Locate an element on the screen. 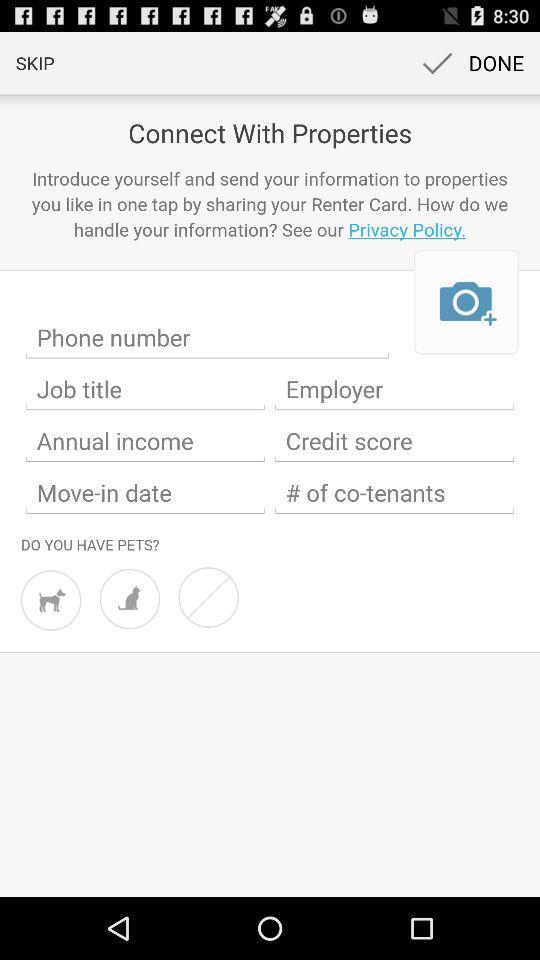 Image resolution: width=540 pixels, height=960 pixels. number of people you are planning to move in with is located at coordinates (394, 492).